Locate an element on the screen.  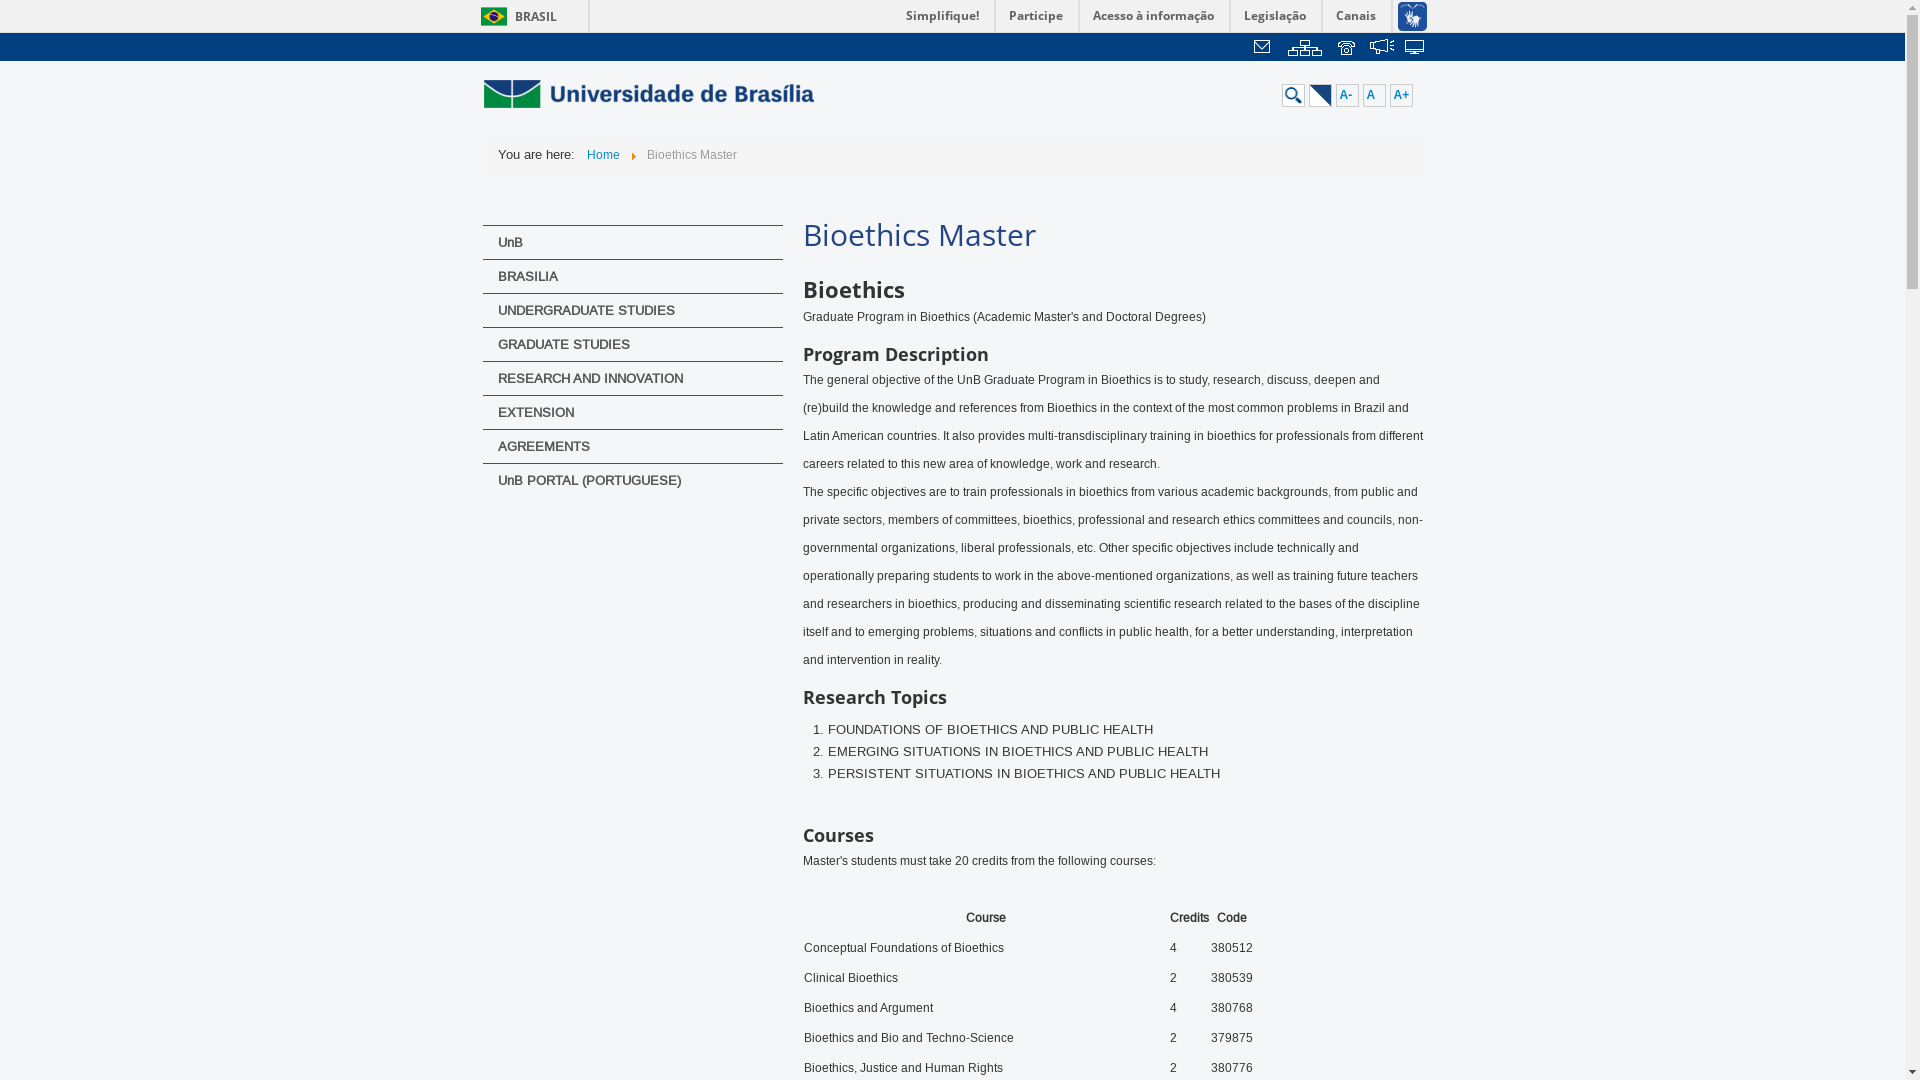
'AGREEMENTS' is located at coordinates (631, 445).